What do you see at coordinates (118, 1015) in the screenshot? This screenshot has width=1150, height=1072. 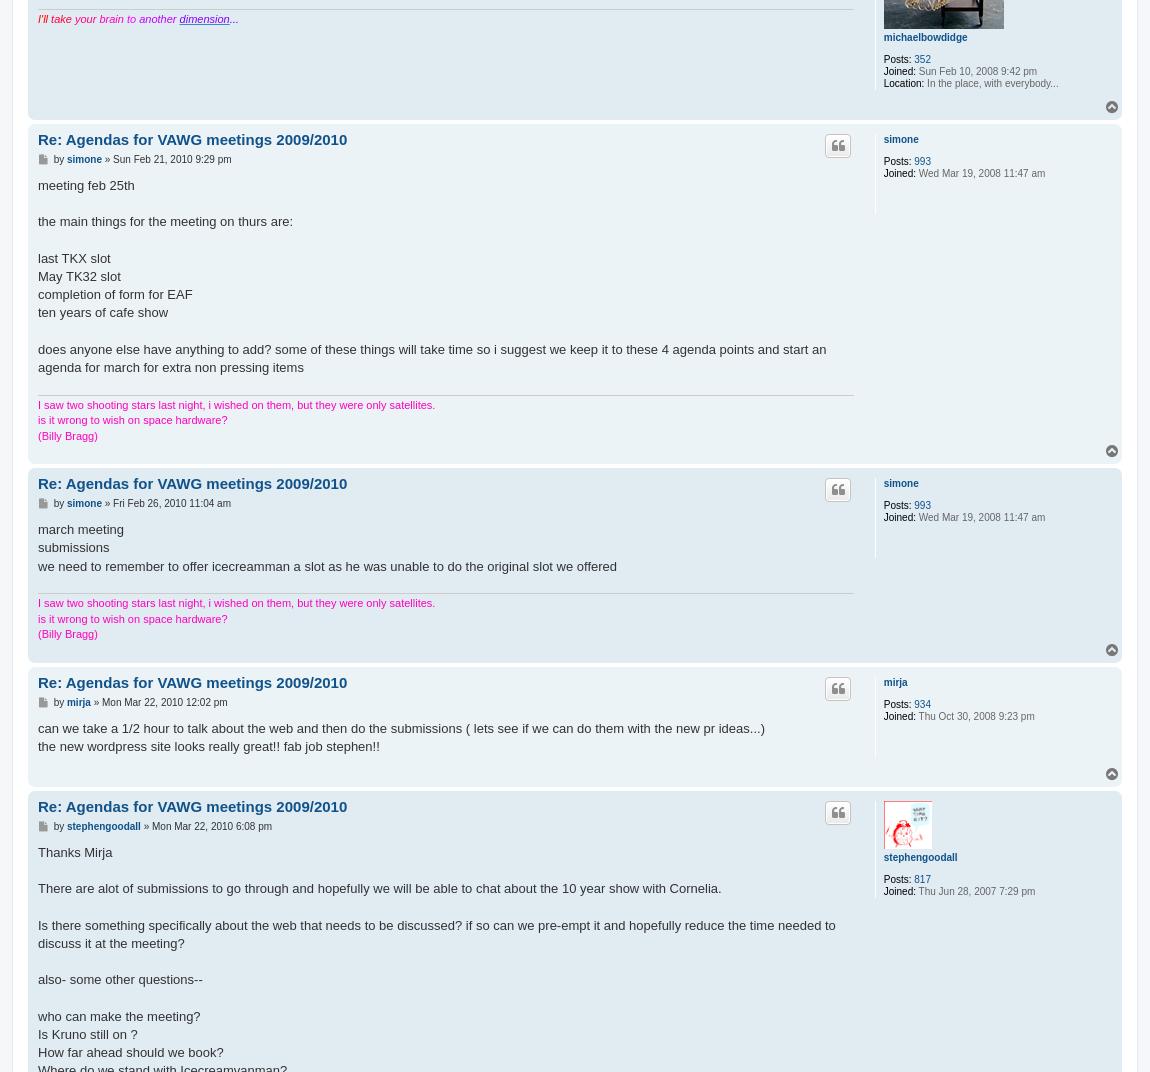 I see `'who can make the meeting?'` at bounding box center [118, 1015].